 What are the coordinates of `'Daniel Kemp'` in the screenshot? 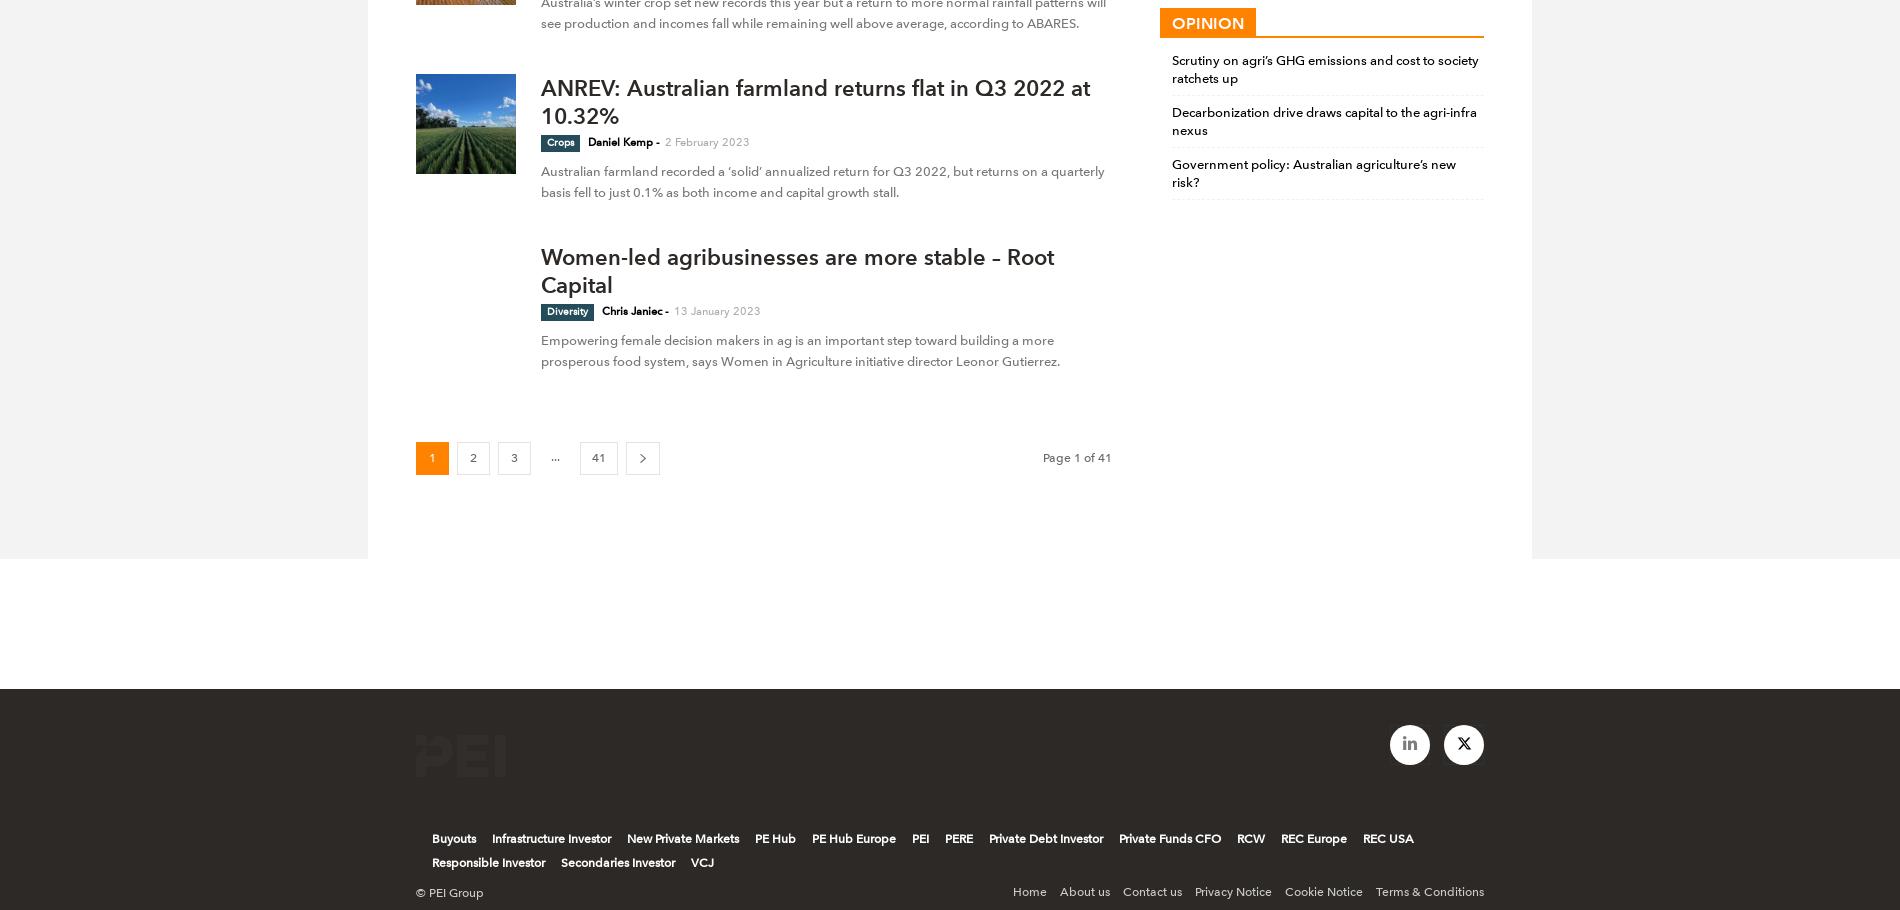 It's located at (620, 141).